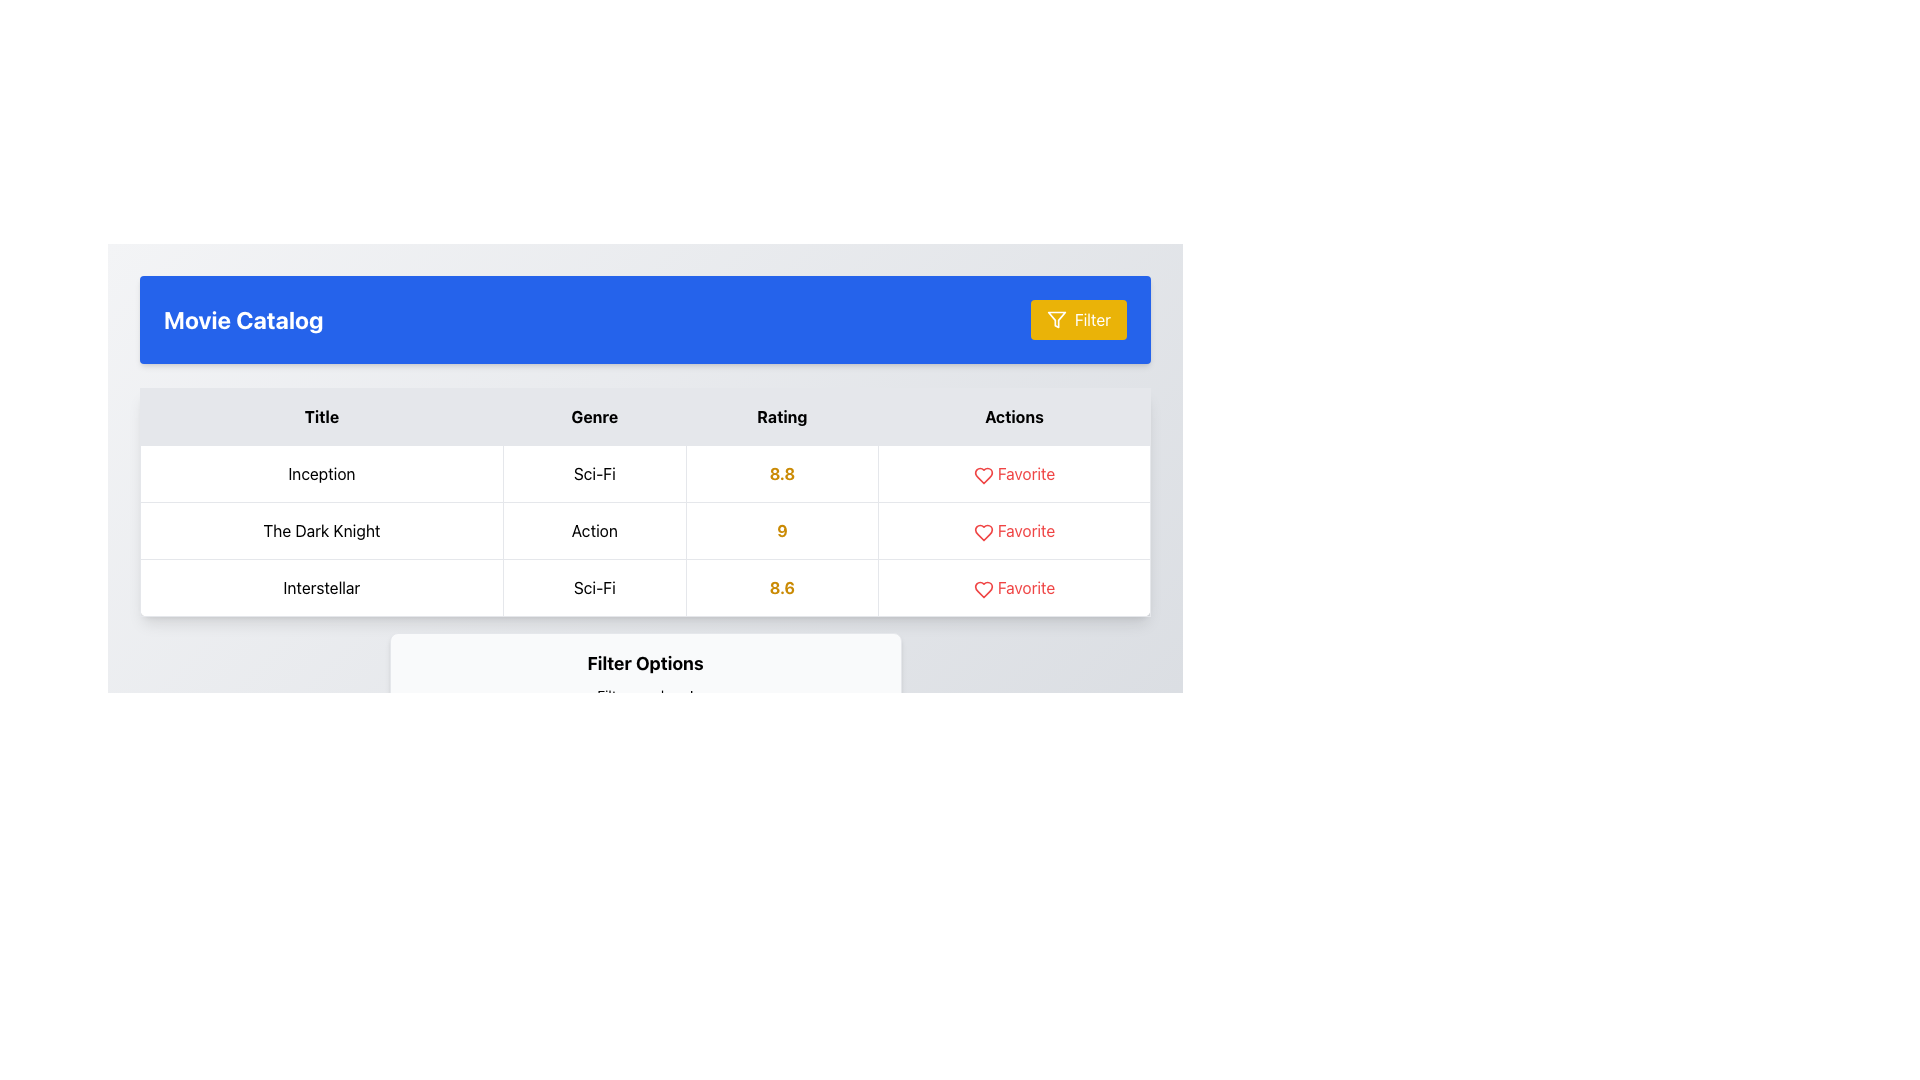 The height and width of the screenshot is (1080, 1920). I want to click on the favorite icon located in the second row of the 'Actions' column next to the rating '9' for 'The Dark Knight', so click(983, 475).